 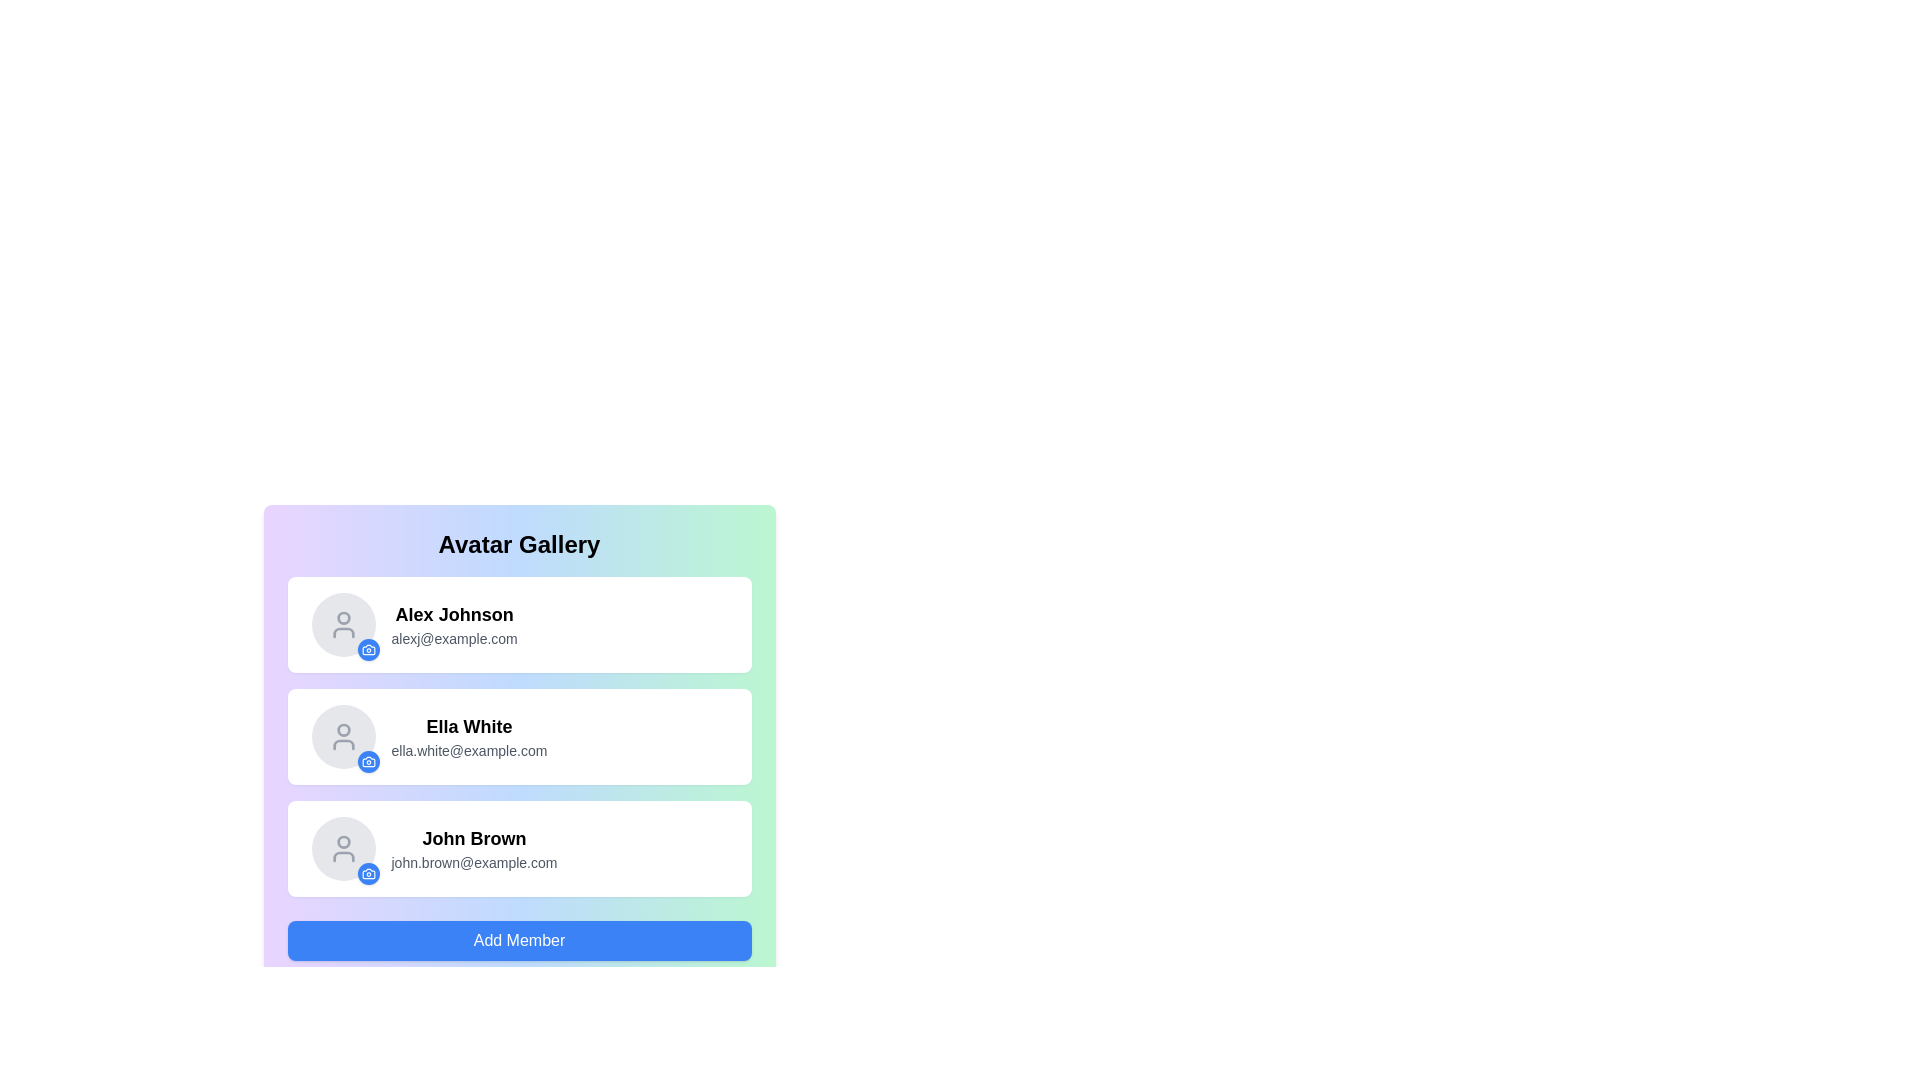 I want to click on the text label displaying 'Ella White' in bold, black font, which is positioned above the email address 'ella.white@example.com' within a user card layout, so click(x=468, y=726).